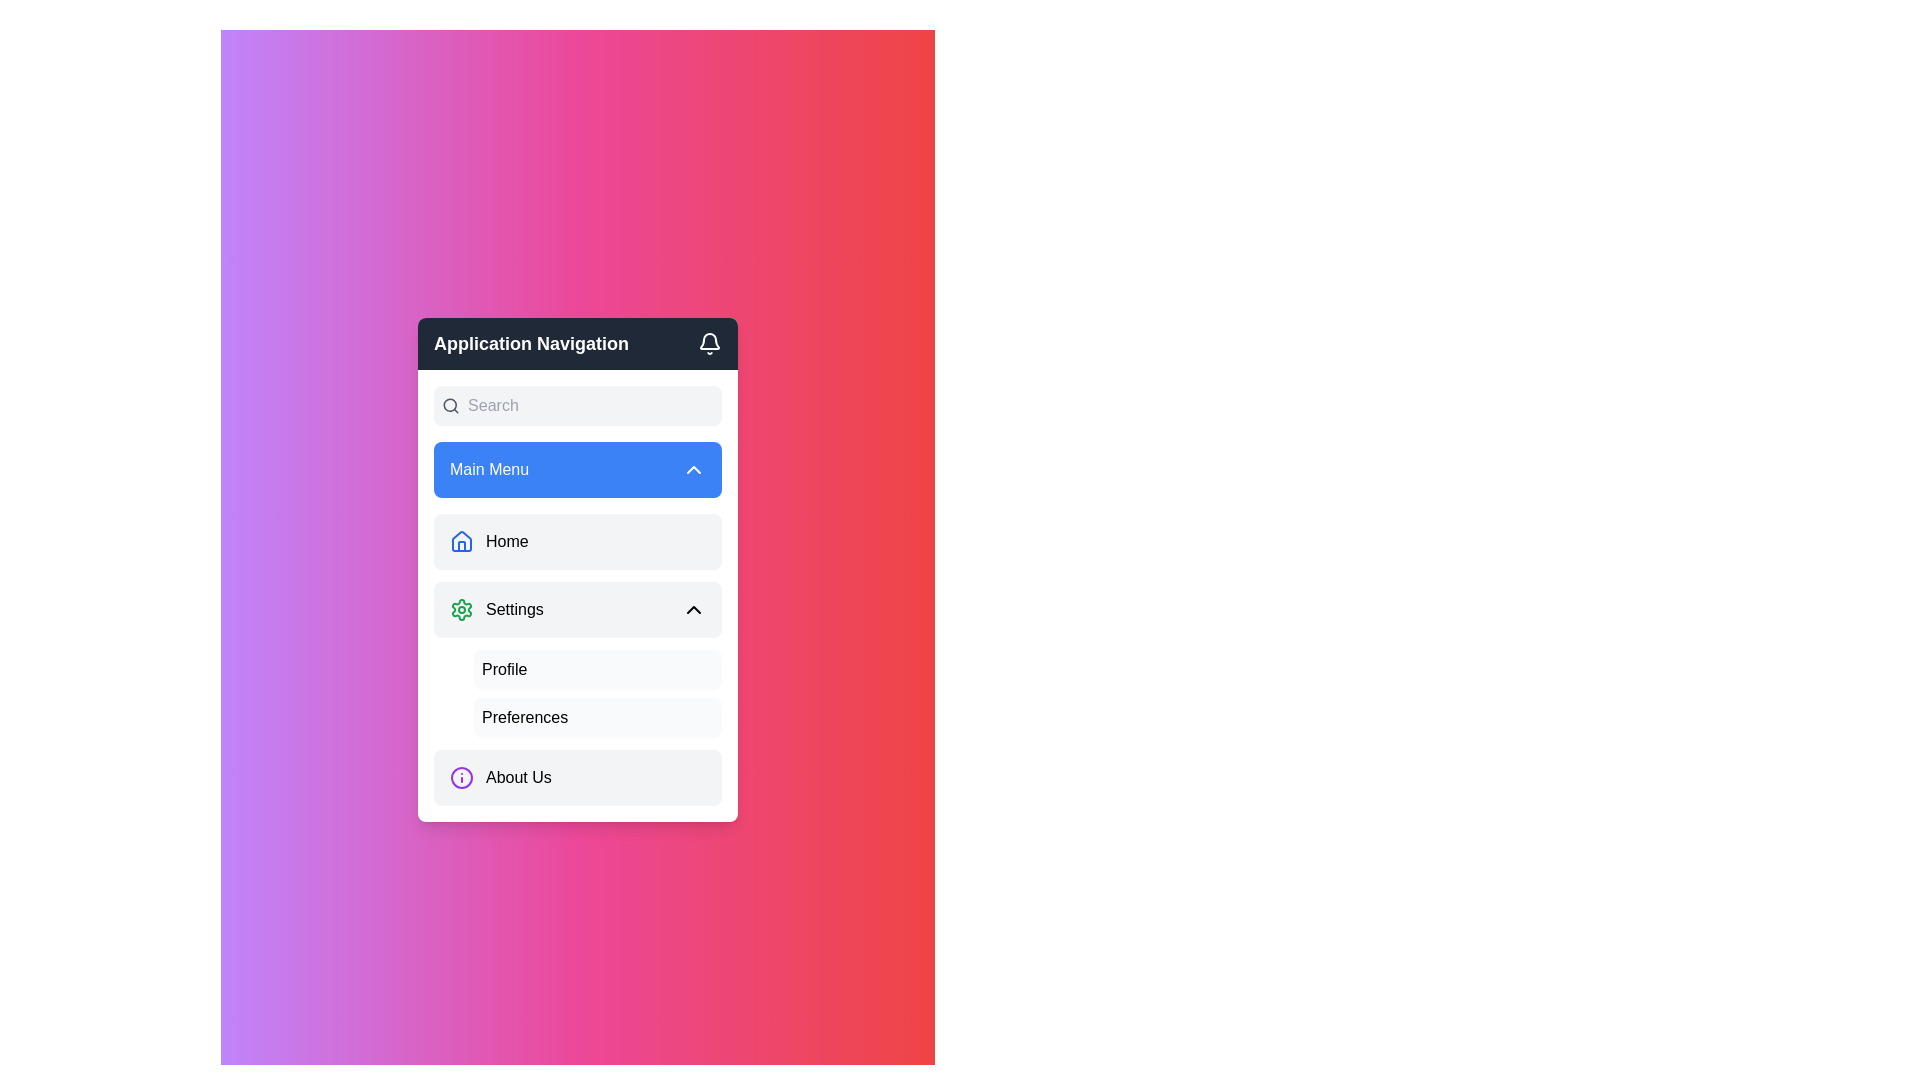 The height and width of the screenshot is (1080, 1920). I want to click on the circular boundary of the information icon, which is part of the decorative structure indicating an information point, so click(460, 777).